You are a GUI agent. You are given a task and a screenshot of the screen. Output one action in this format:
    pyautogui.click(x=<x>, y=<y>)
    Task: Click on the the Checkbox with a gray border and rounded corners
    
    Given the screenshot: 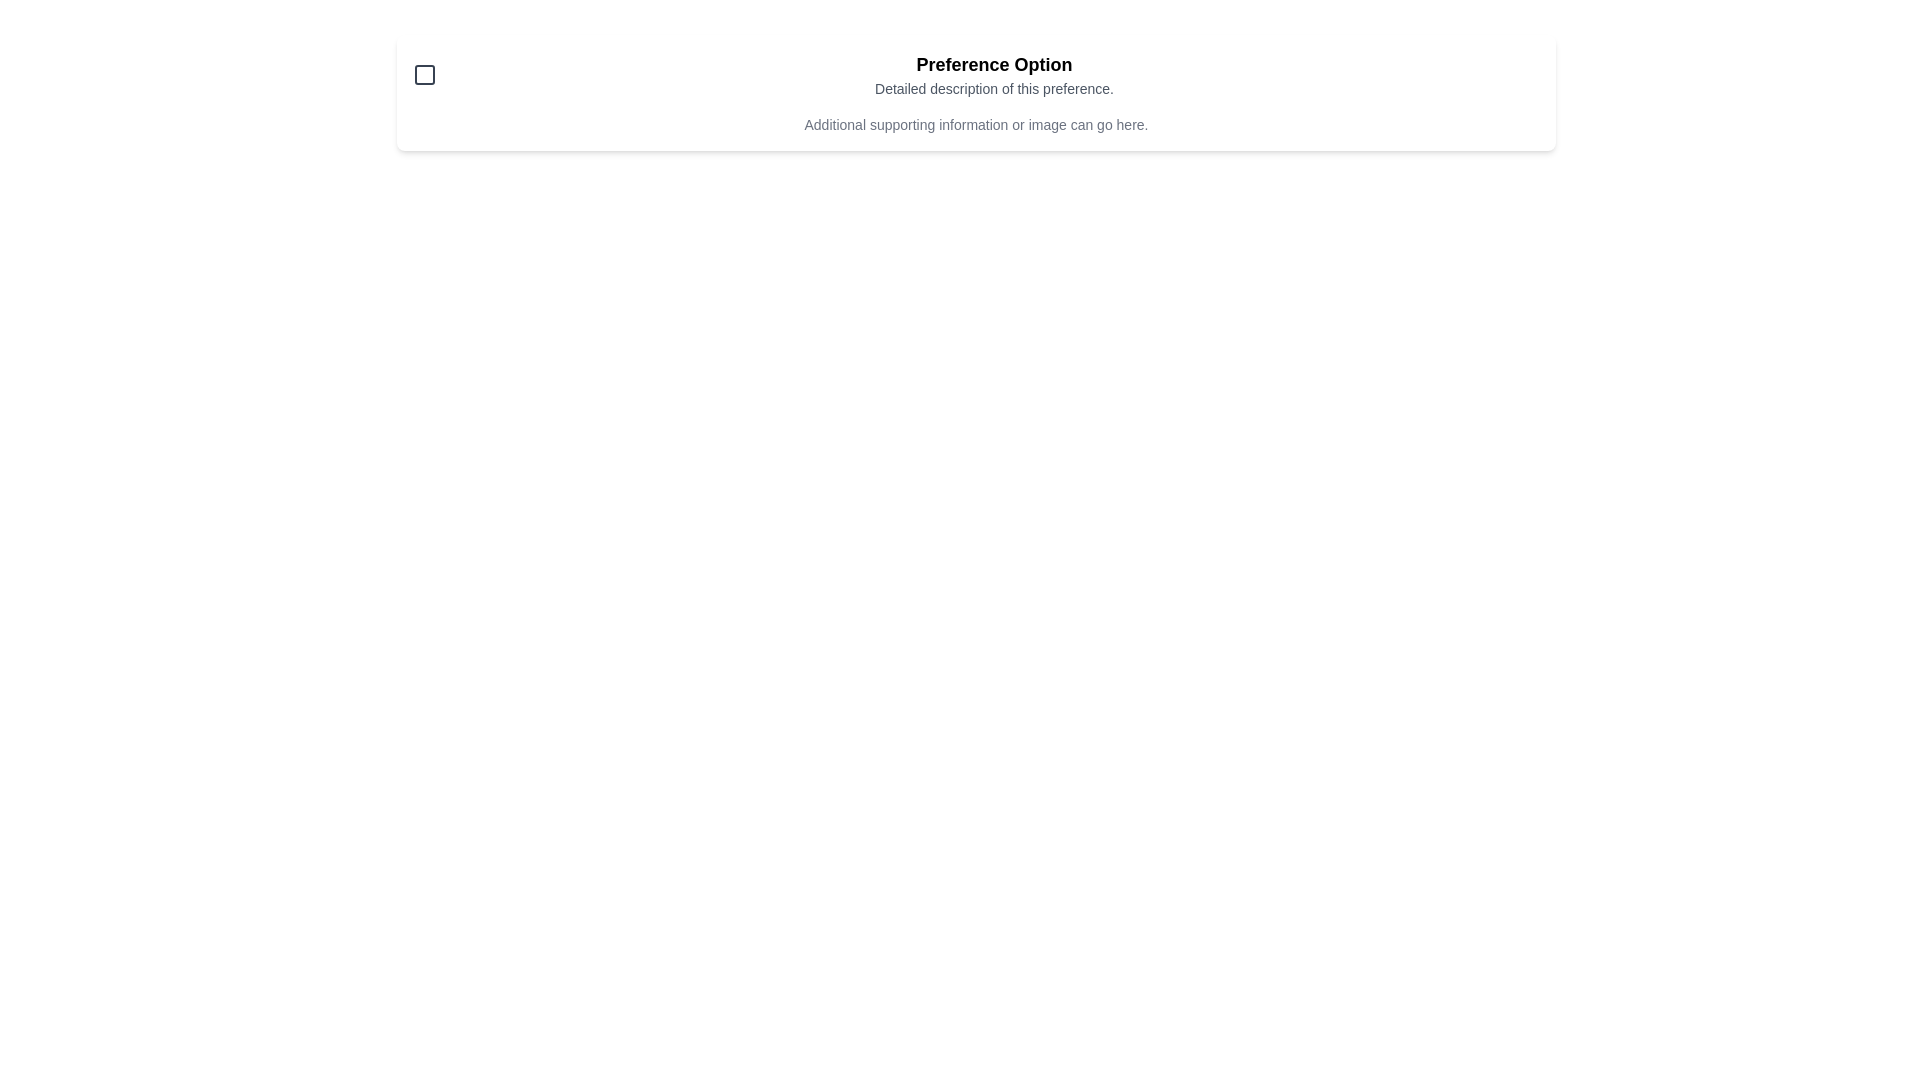 What is the action you would take?
    pyautogui.click(x=424, y=73)
    